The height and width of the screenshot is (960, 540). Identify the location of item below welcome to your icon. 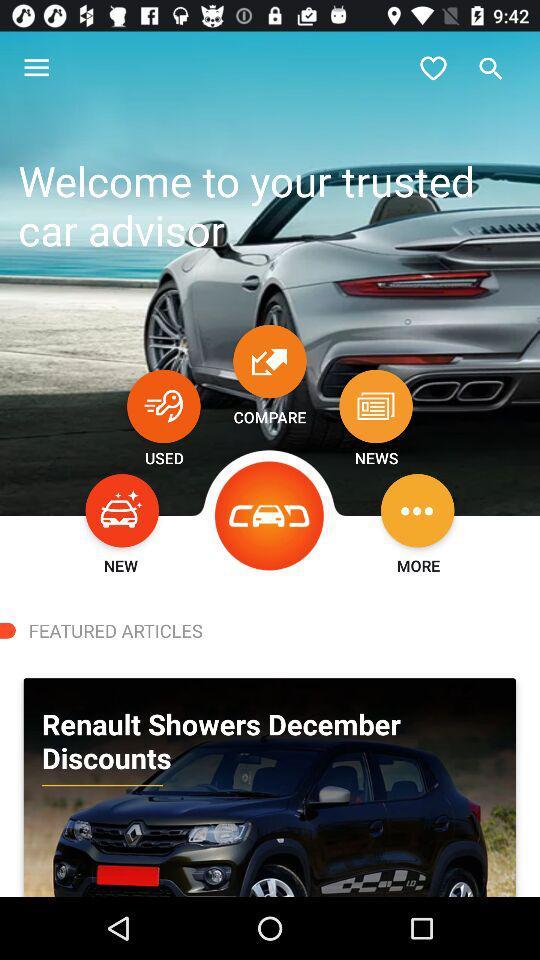
(376, 405).